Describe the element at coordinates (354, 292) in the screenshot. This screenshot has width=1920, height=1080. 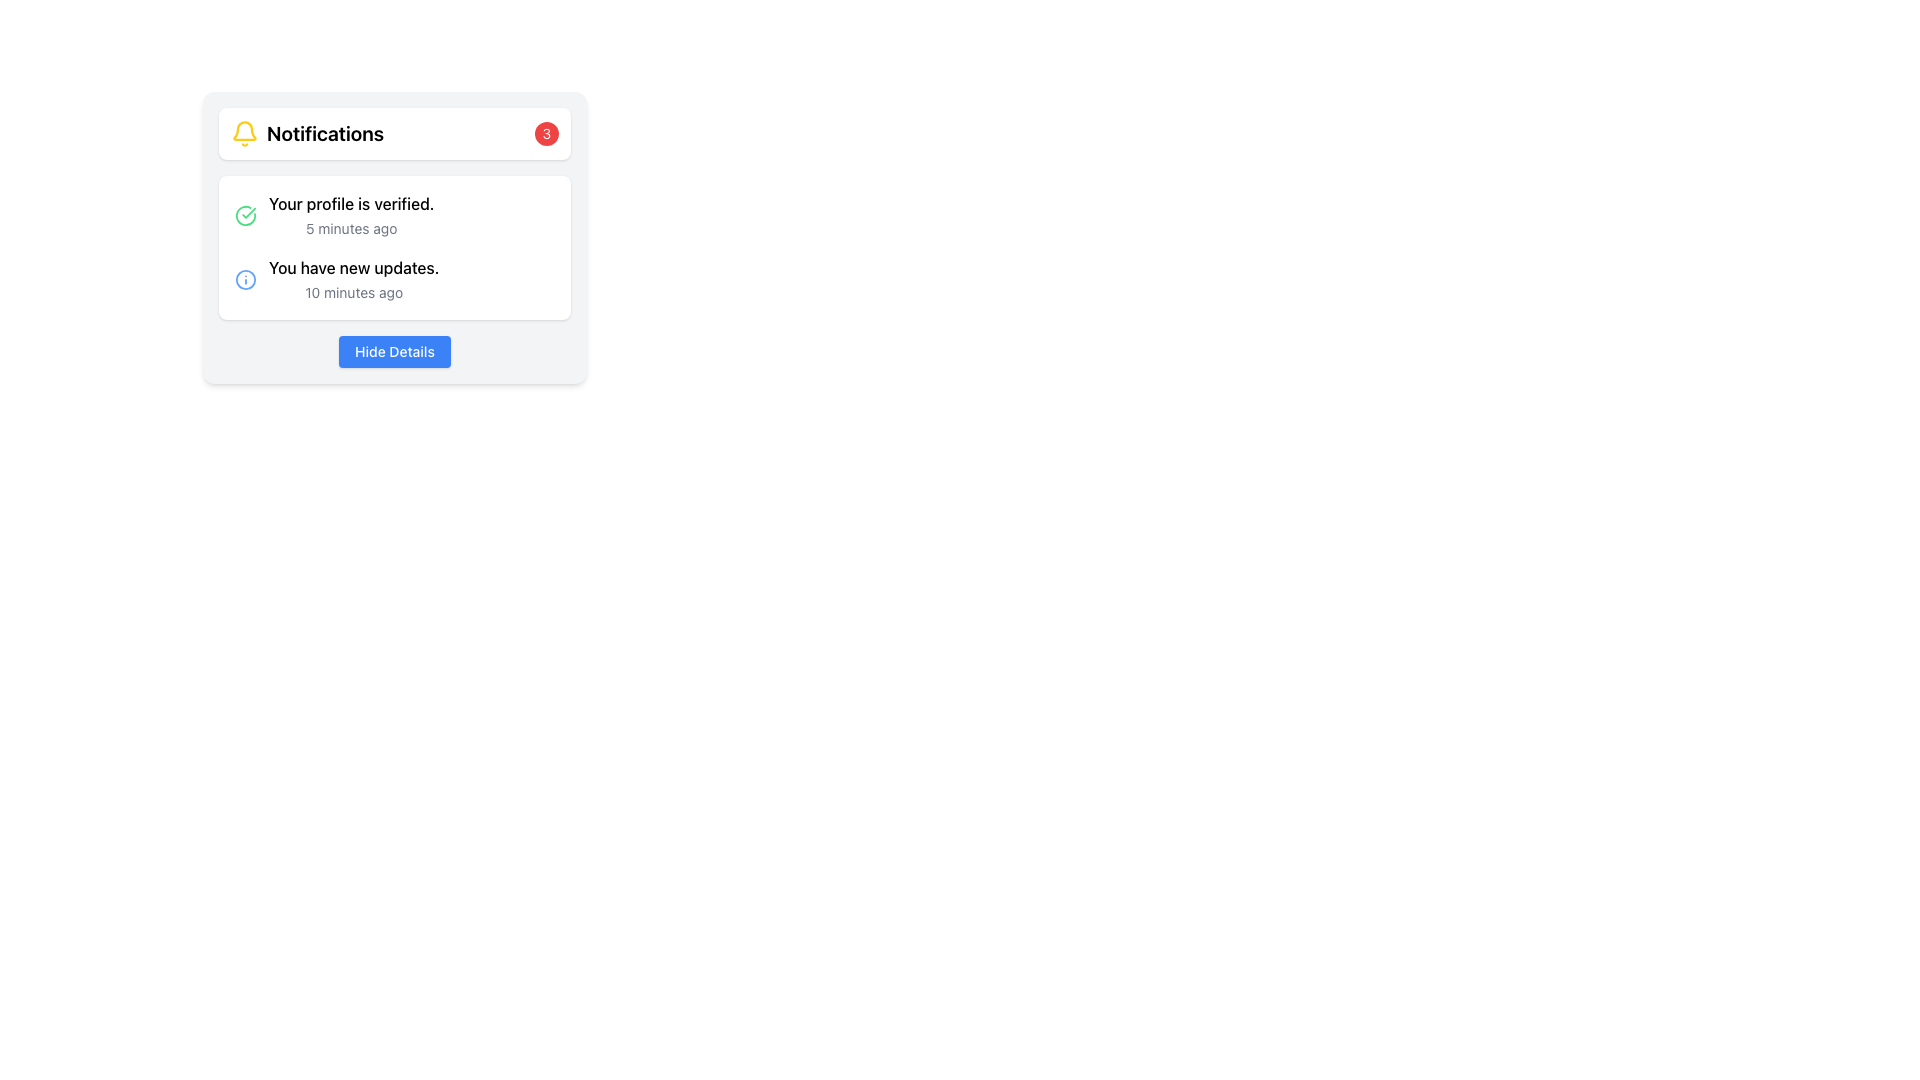
I see `the text label that displays the timestamp for notifications, located below 'You have new updates.' in the bottom-right portion of the notification card` at that location.